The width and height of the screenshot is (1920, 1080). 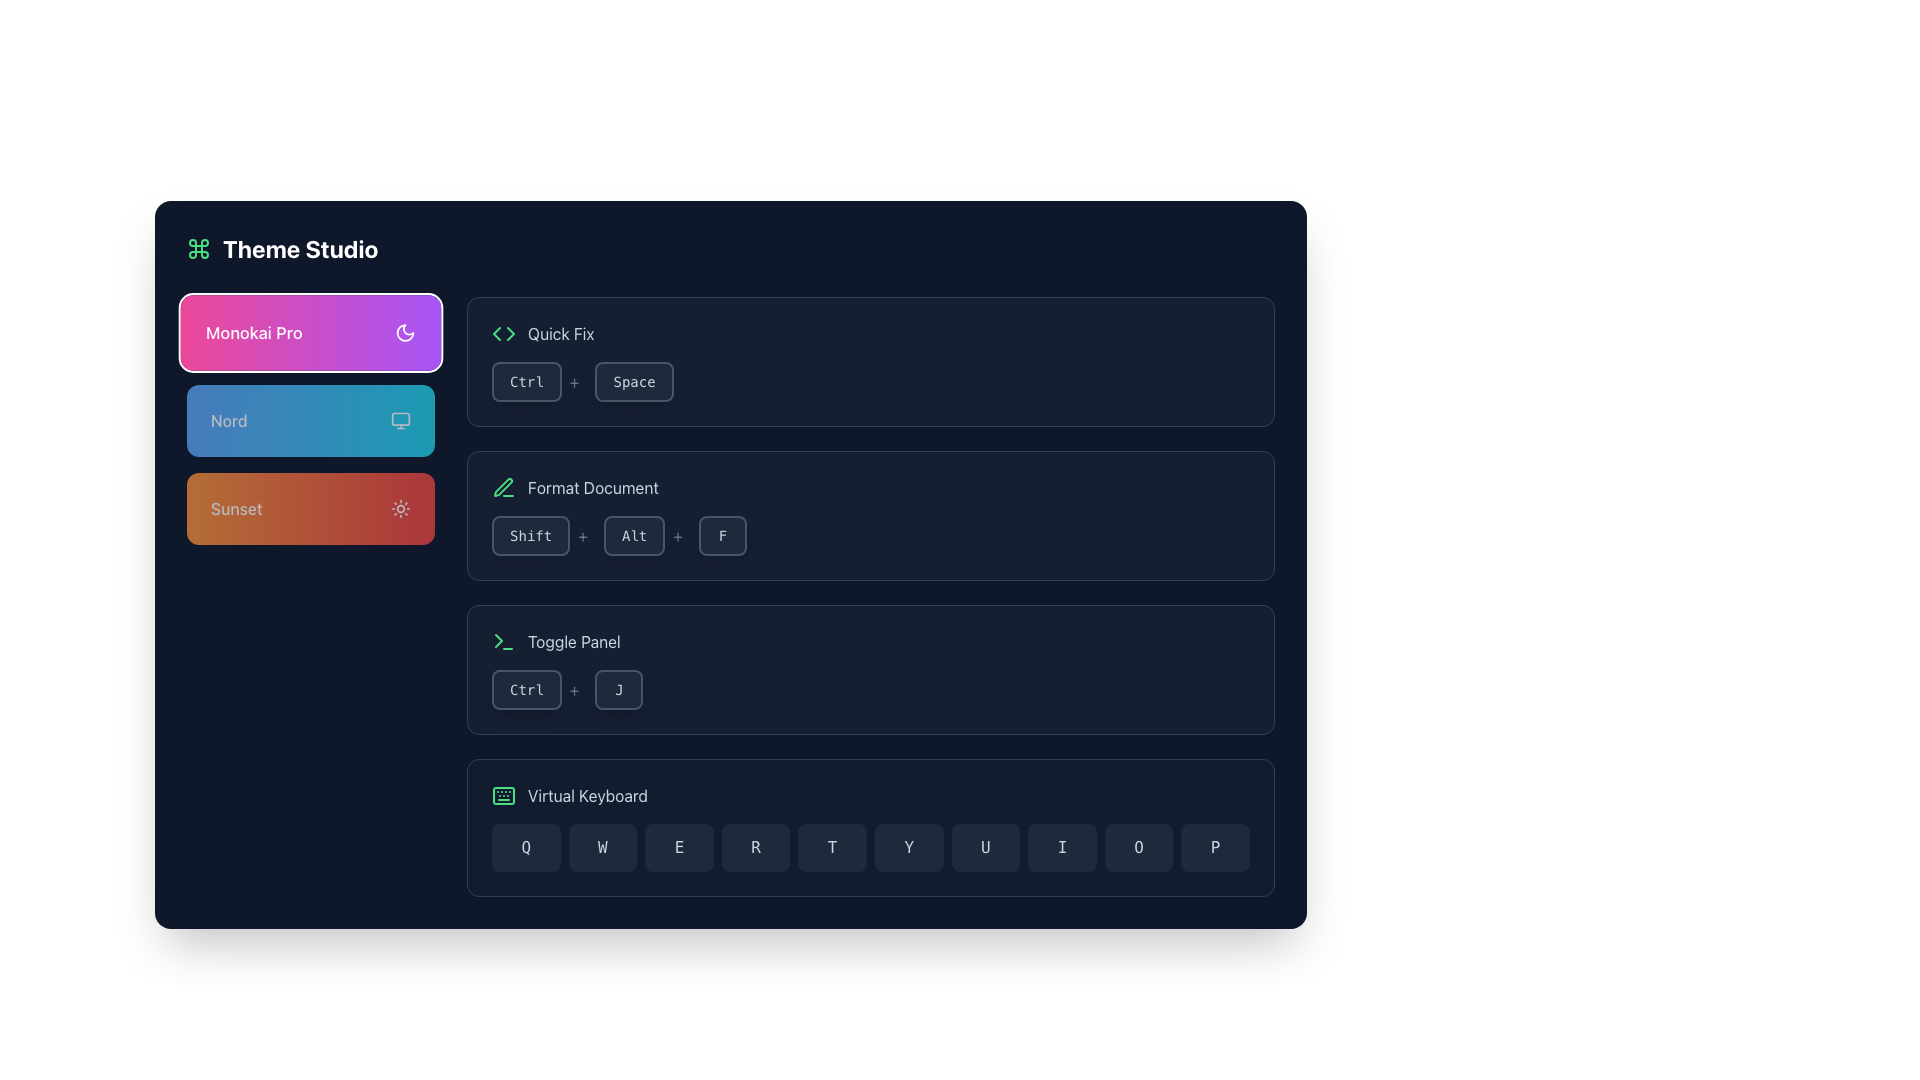 What do you see at coordinates (310, 419) in the screenshot?
I see `the blue gradient button labeled 'Nord' located in the left panel underneath the 'Monokai Pro' button and above the 'Sunset' button` at bounding box center [310, 419].